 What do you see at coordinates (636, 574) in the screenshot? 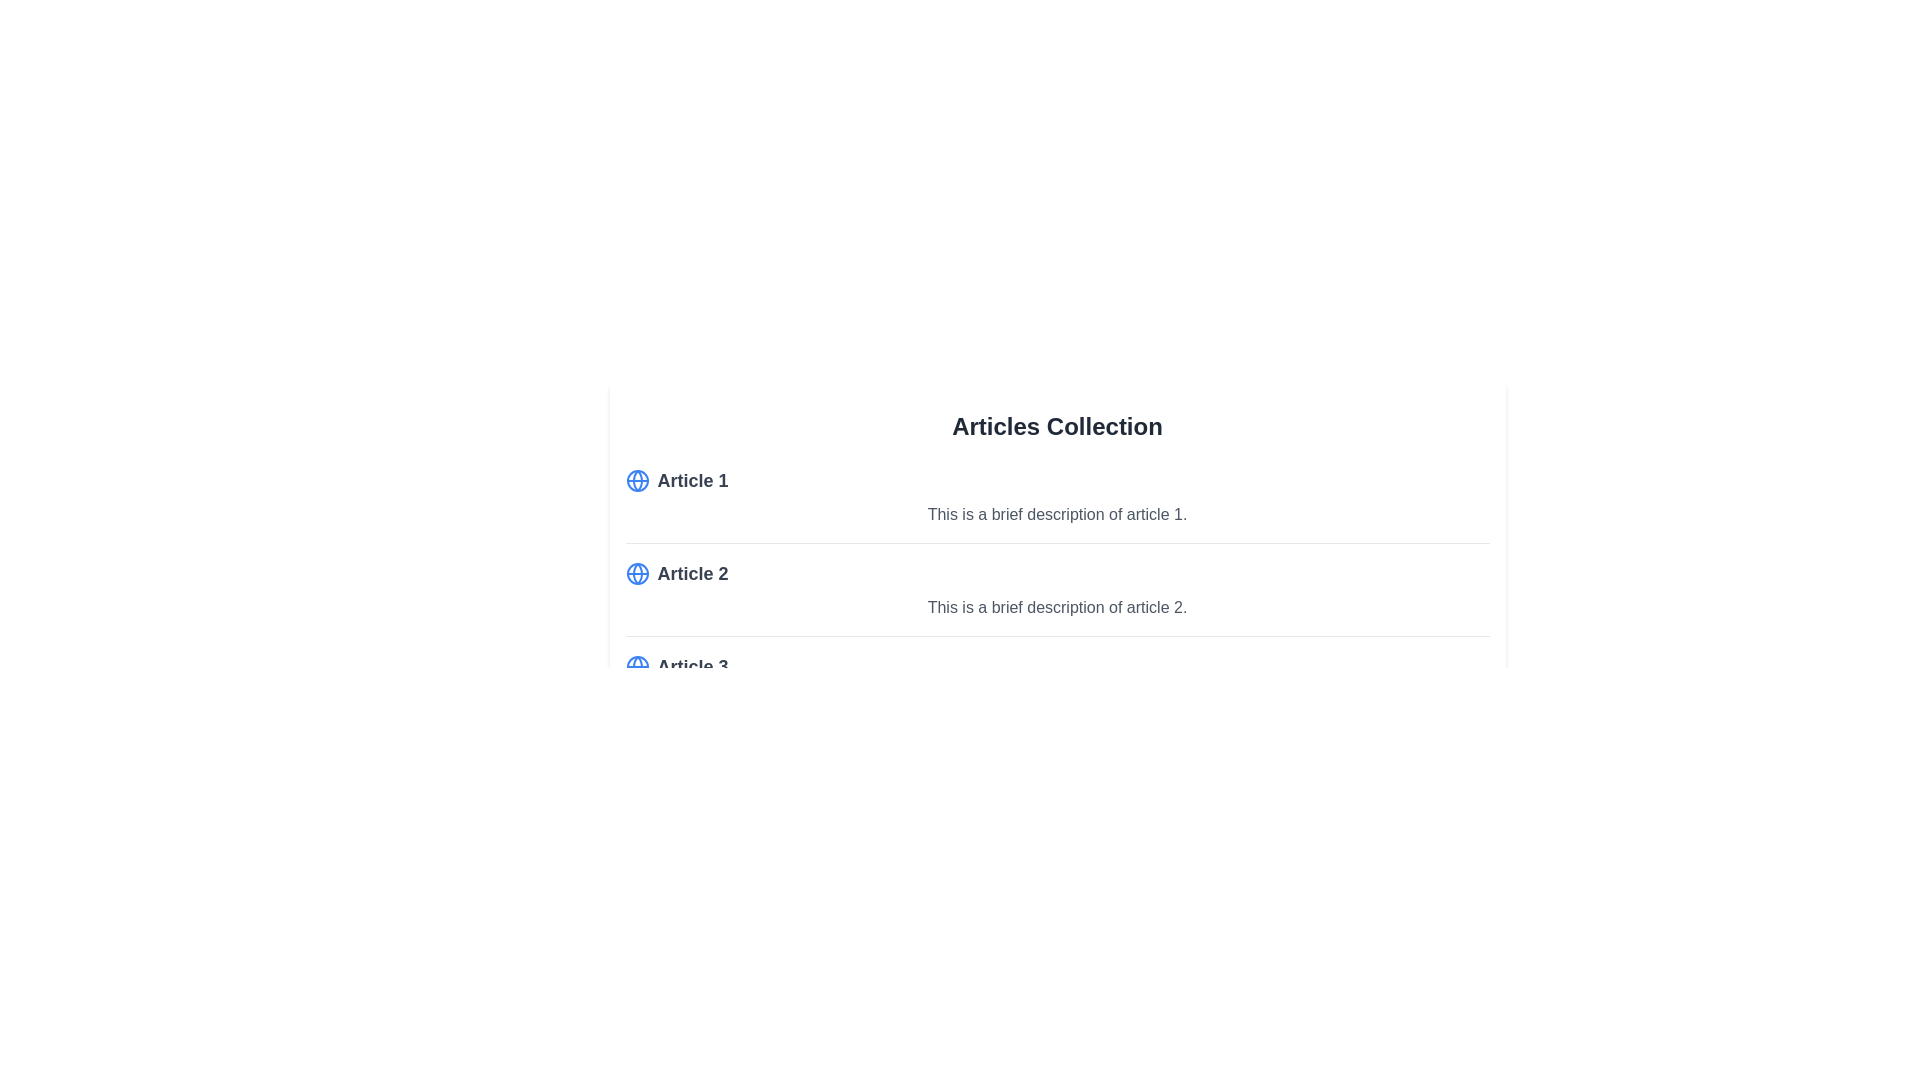
I see `the globe icon located to the left of 'Article 2', which represents global topics or internet-related content` at bounding box center [636, 574].